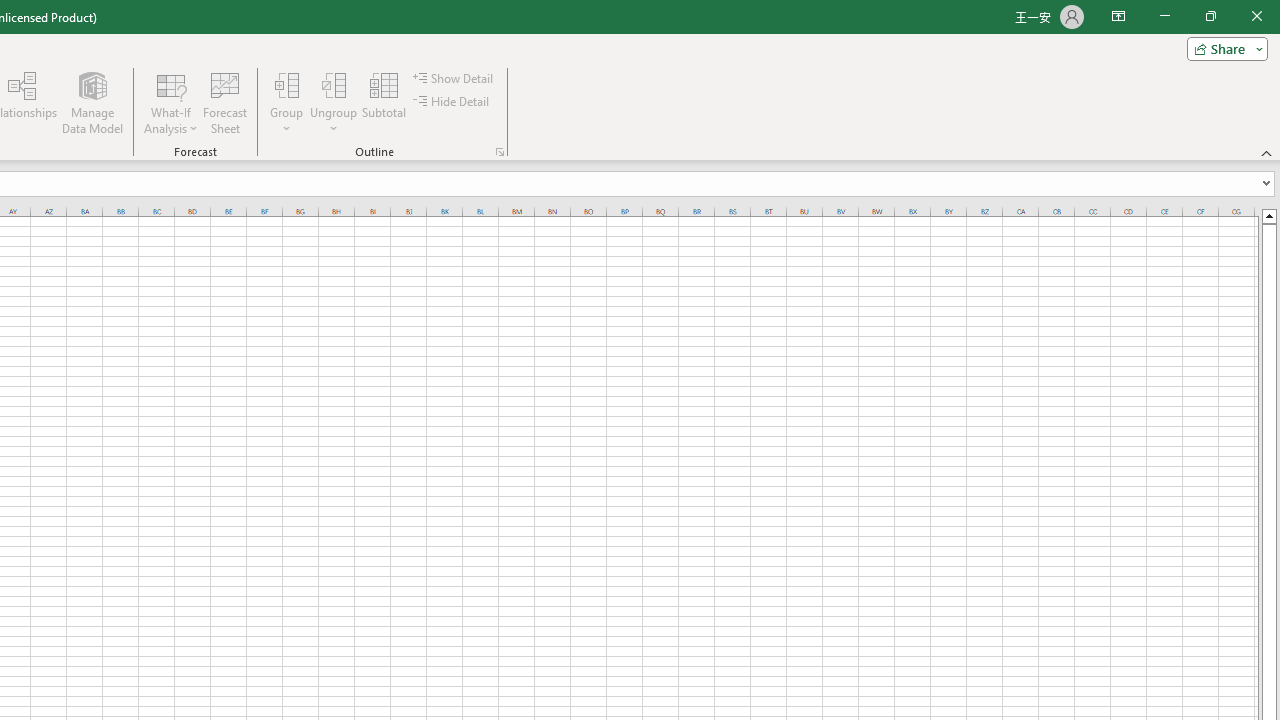 The width and height of the screenshot is (1280, 720). What do you see at coordinates (286, 84) in the screenshot?
I see `'Group...'` at bounding box center [286, 84].